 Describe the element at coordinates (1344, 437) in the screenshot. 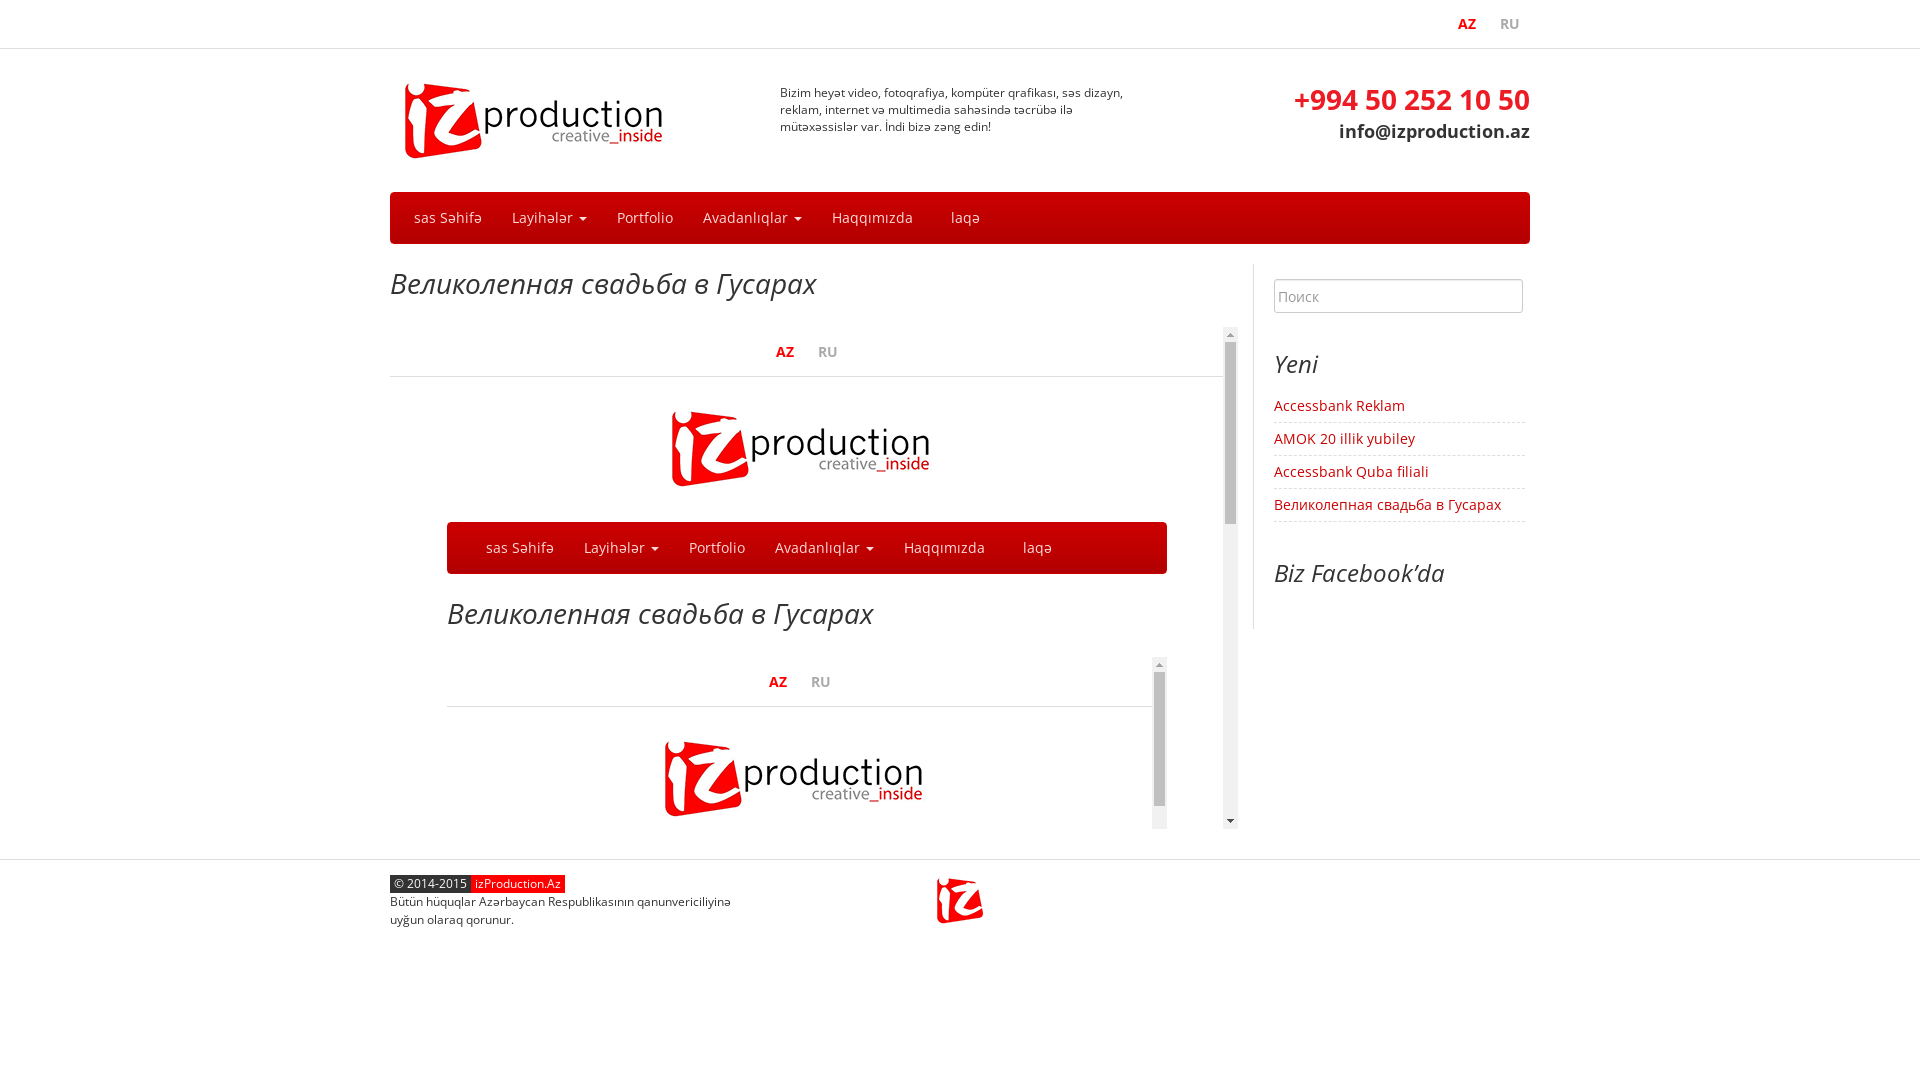

I see `'AMOK 20 illik yubiley'` at that location.